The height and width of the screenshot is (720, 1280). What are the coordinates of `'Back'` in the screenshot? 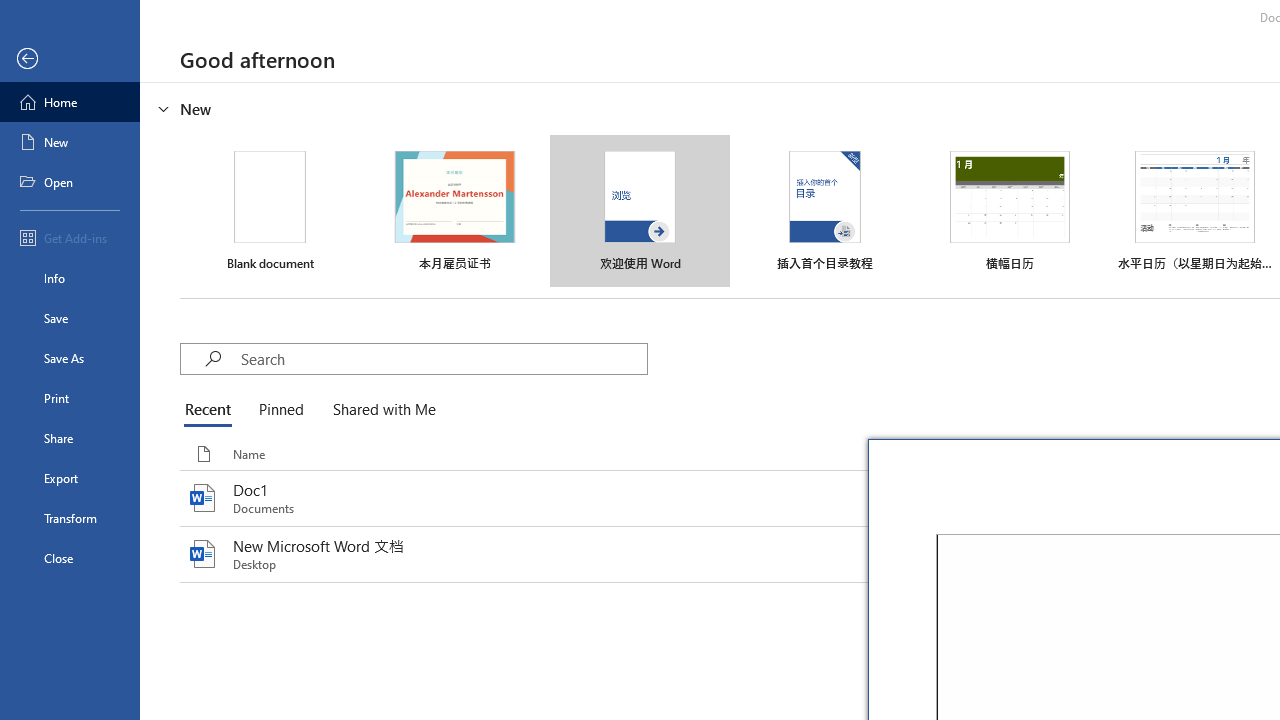 It's located at (69, 58).